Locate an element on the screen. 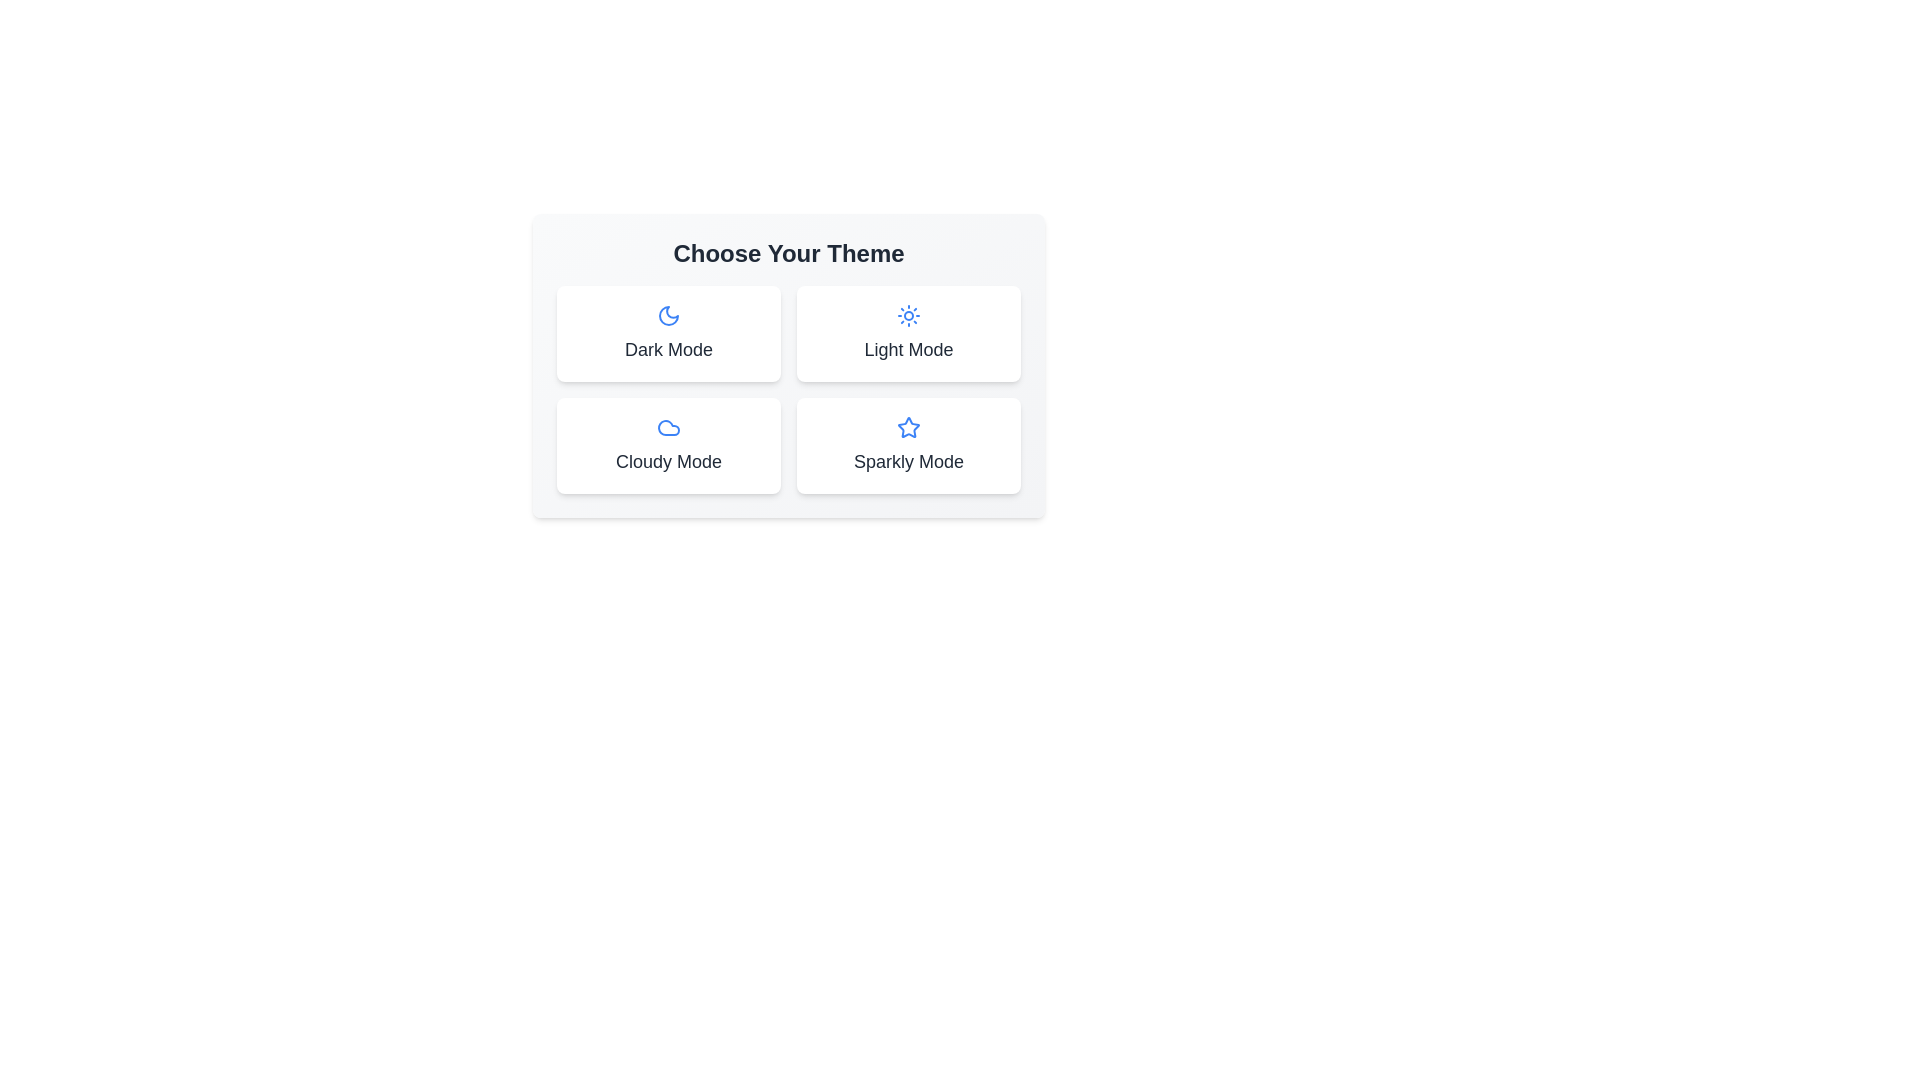 This screenshot has height=1080, width=1920. the content of the 'Light Mode' text label, which is a large, bold, medium gray text located in the second card of the top row of theme options is located at coordinates (907, 349).